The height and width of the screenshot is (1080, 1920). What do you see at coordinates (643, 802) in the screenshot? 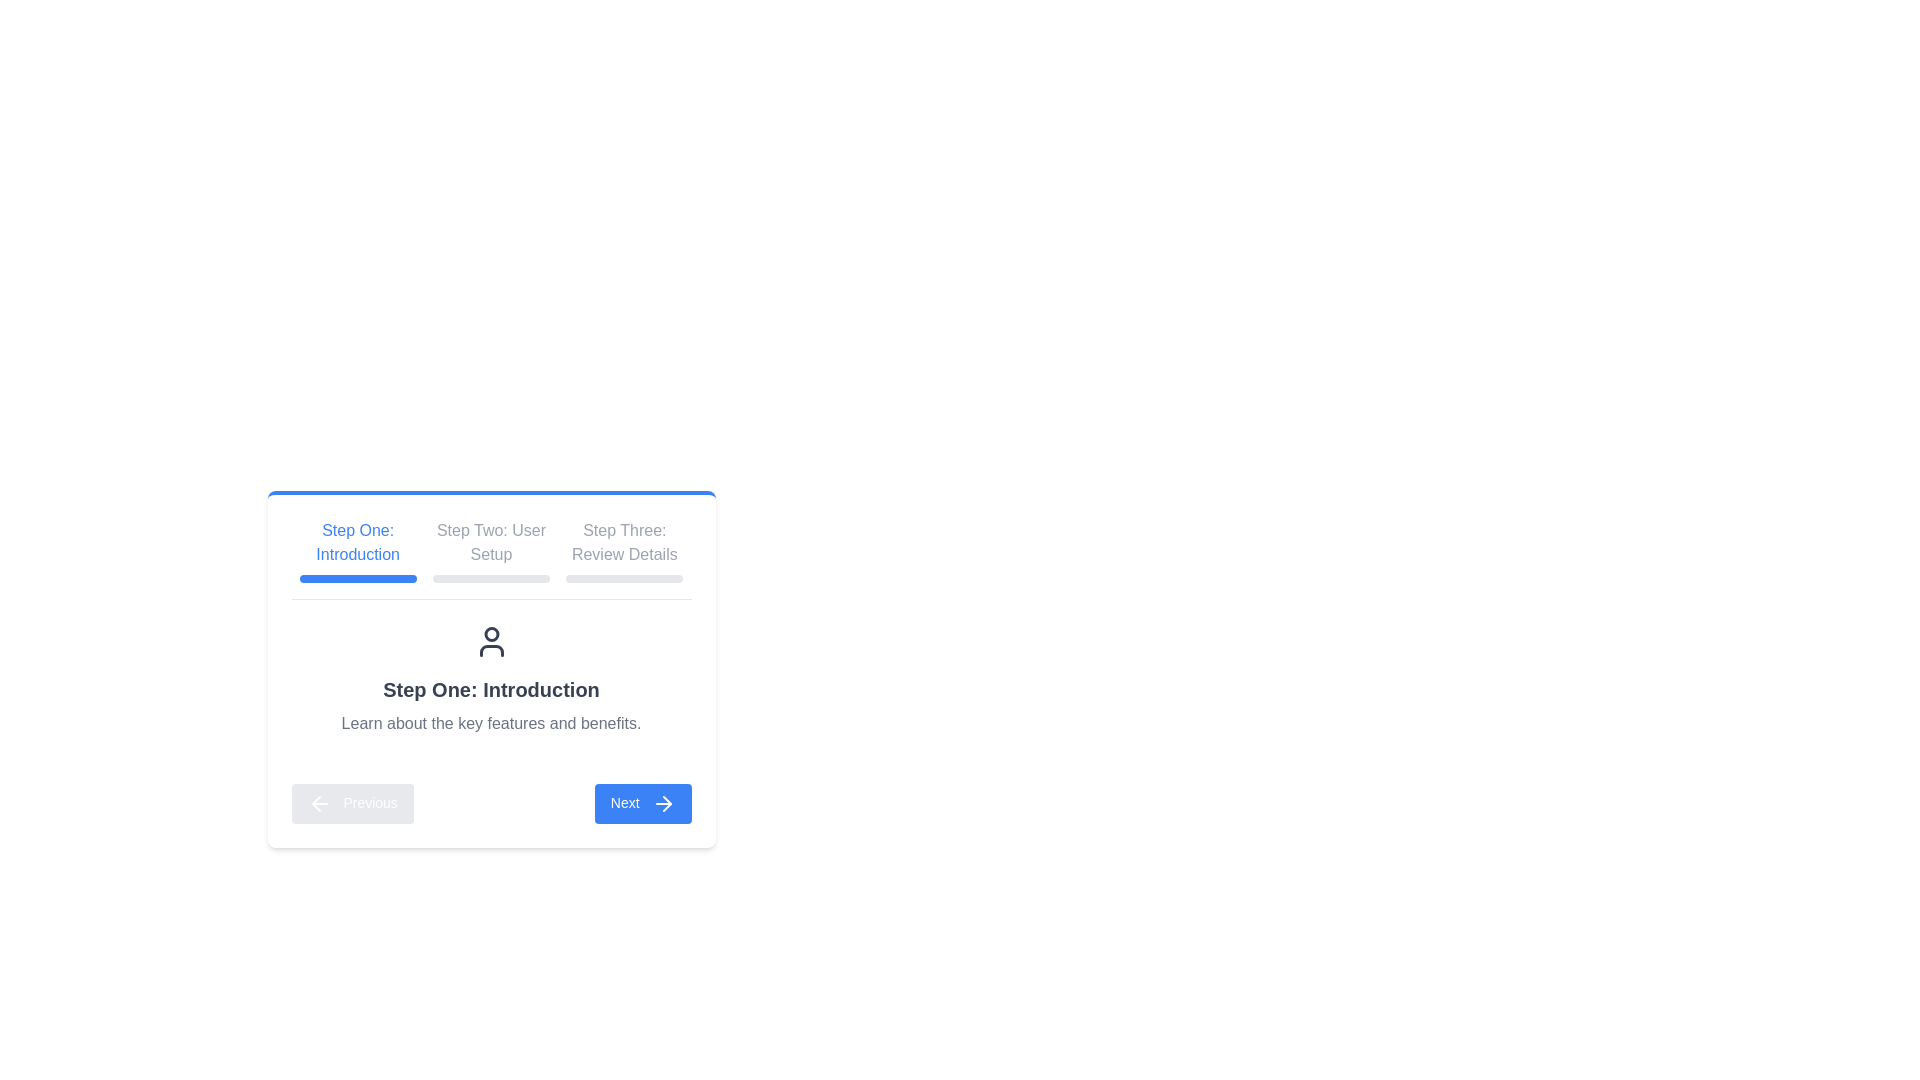
I see `the 'Next' button, which is a rectangular button with a blue background, white text, rounded corners, and a right arrow icon, located at the bottom of the content card` at bounding box center [643, 802].